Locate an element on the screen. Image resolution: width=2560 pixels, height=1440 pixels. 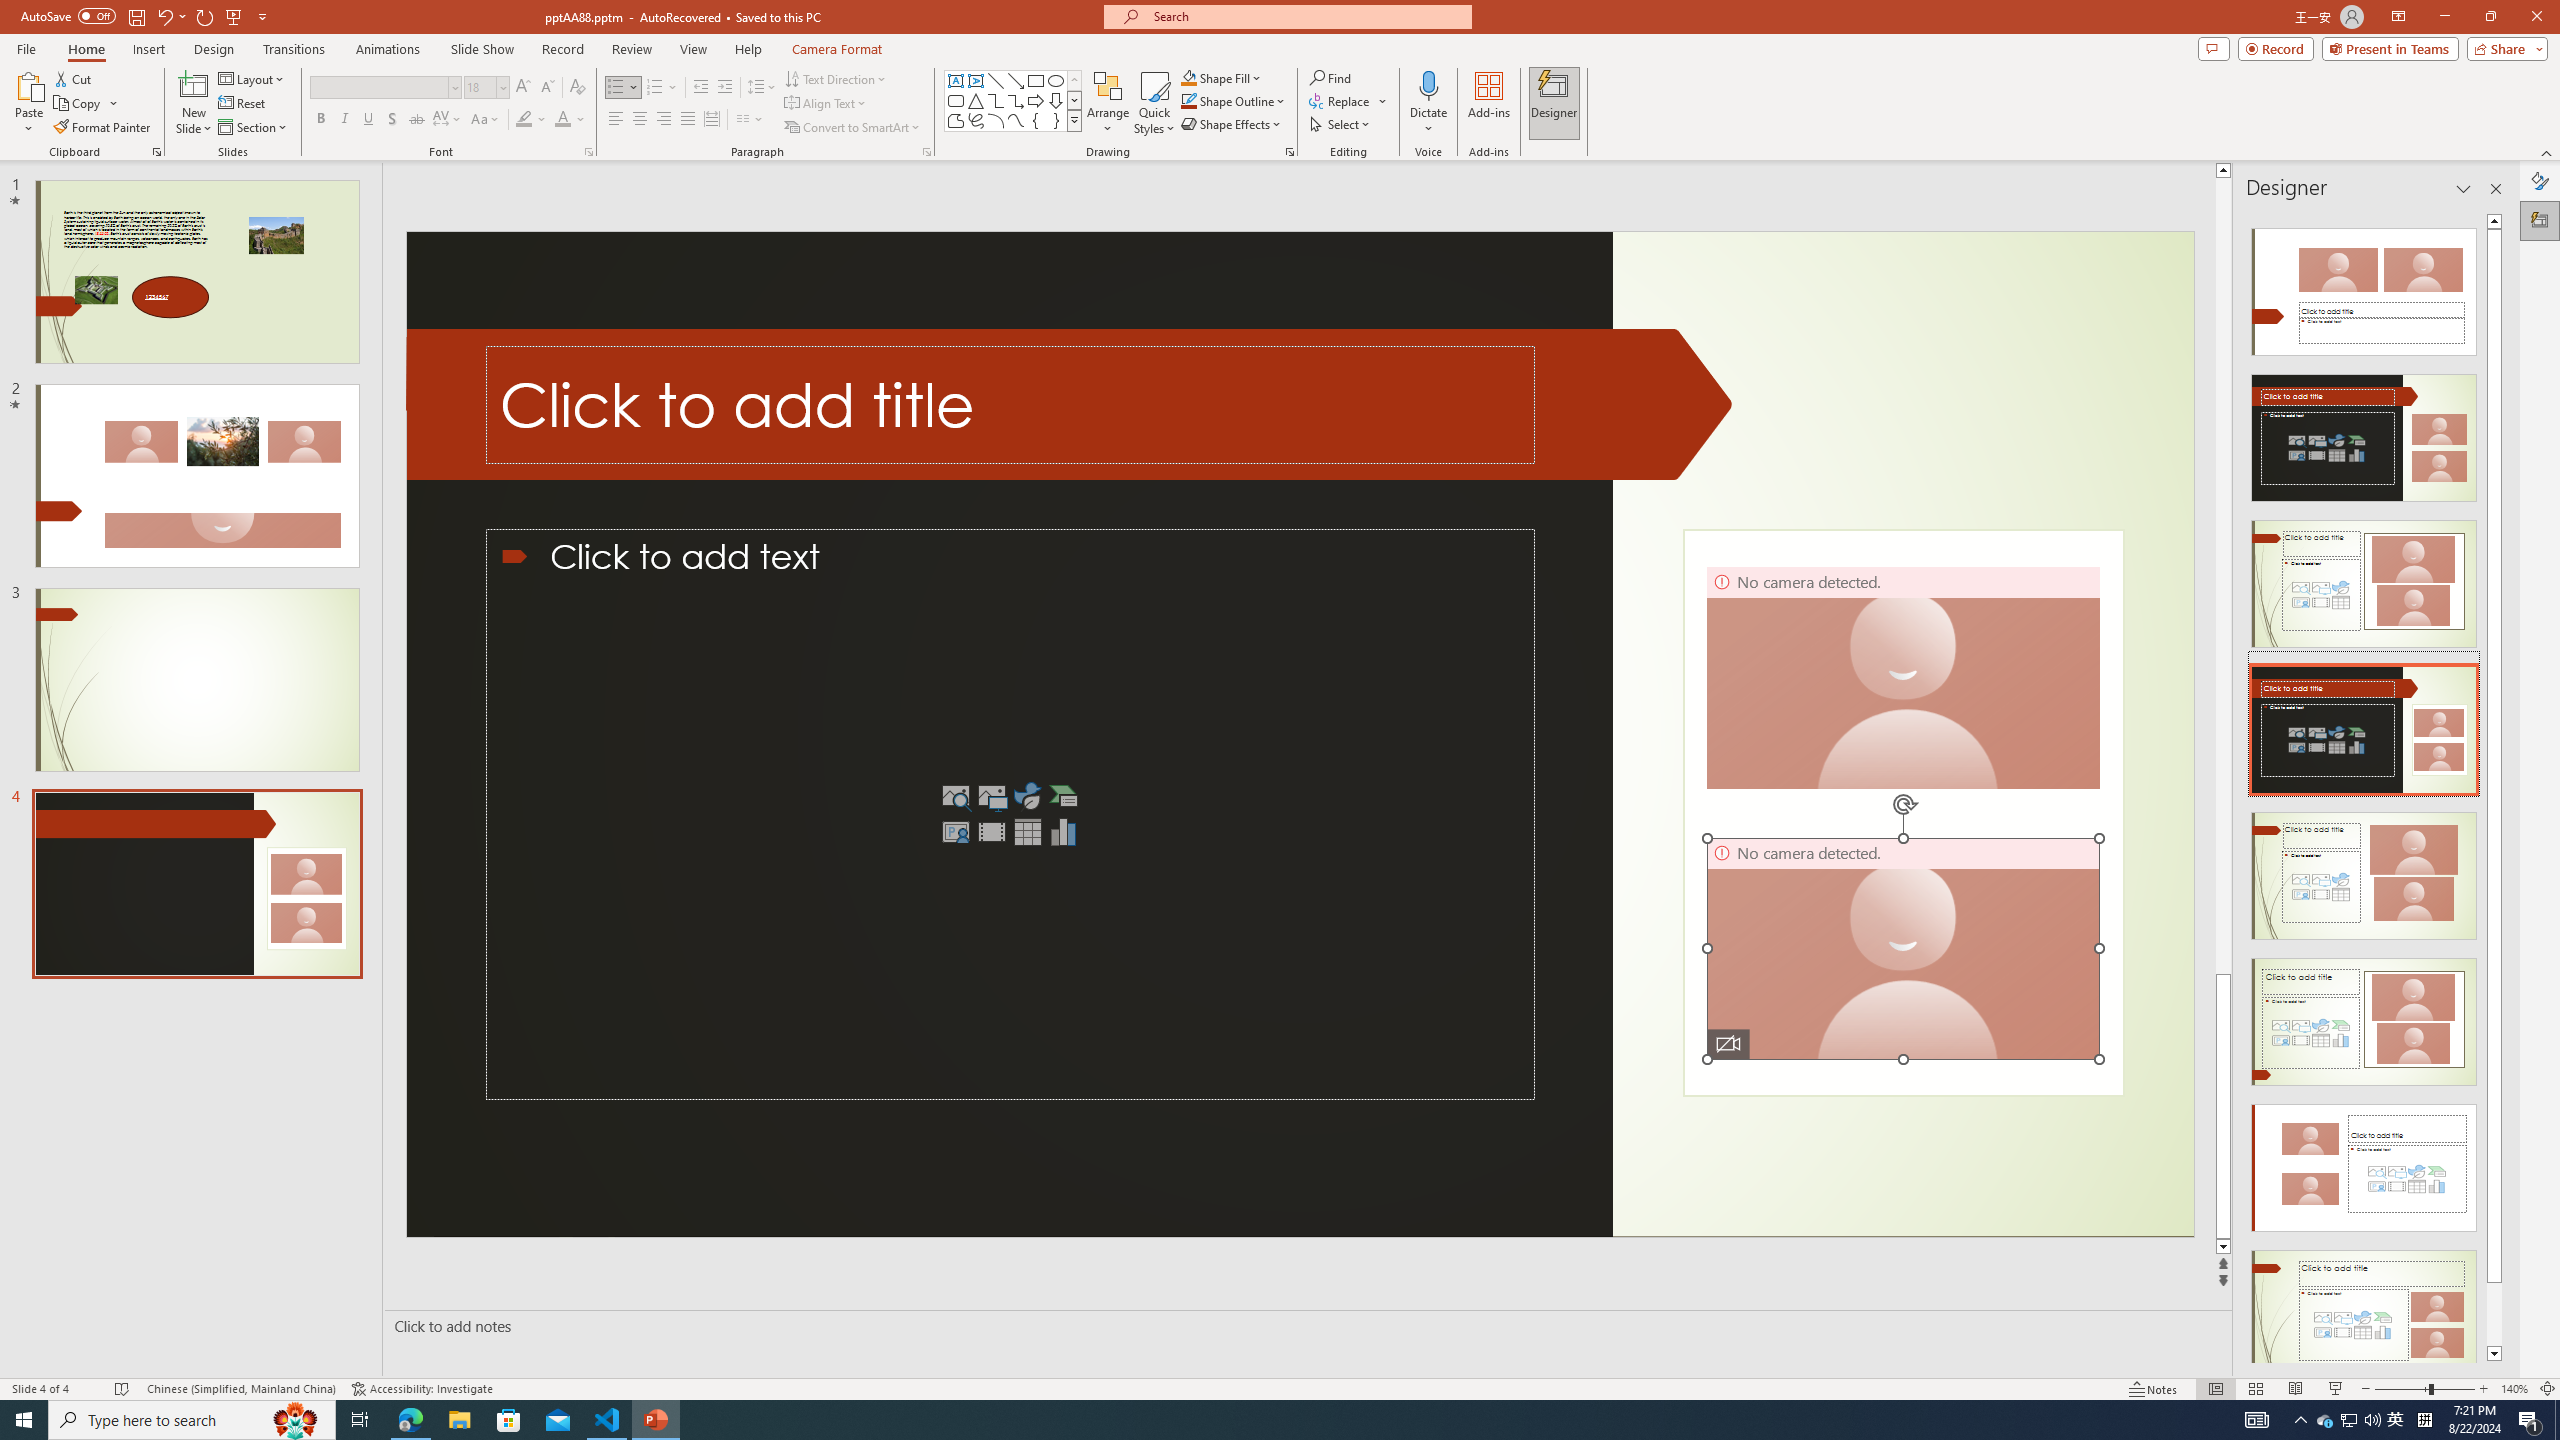
'Columns' is located at coordinates (750, 118).